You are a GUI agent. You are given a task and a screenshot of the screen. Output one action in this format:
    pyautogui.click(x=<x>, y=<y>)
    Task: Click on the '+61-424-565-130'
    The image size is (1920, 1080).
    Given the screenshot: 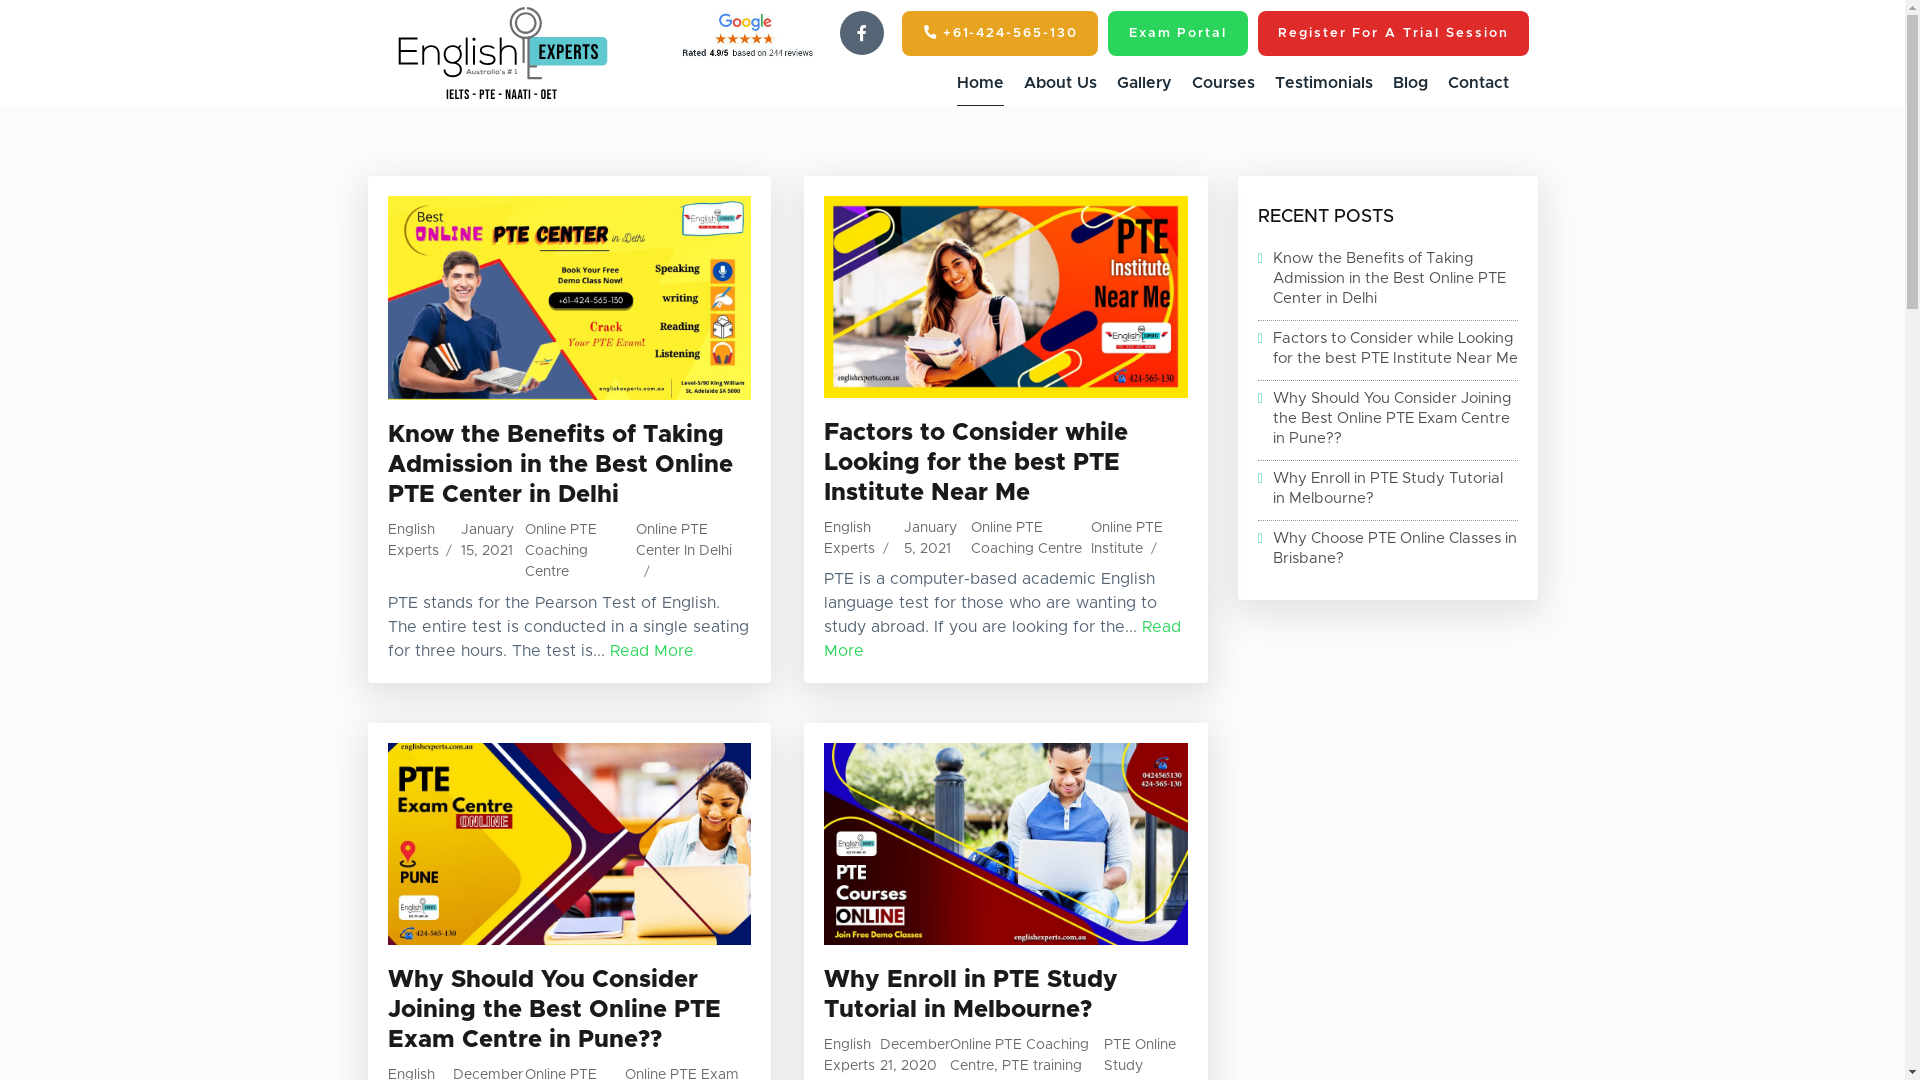 What is the action you would take?
    pyautogui.click(x=999, y=34)
    